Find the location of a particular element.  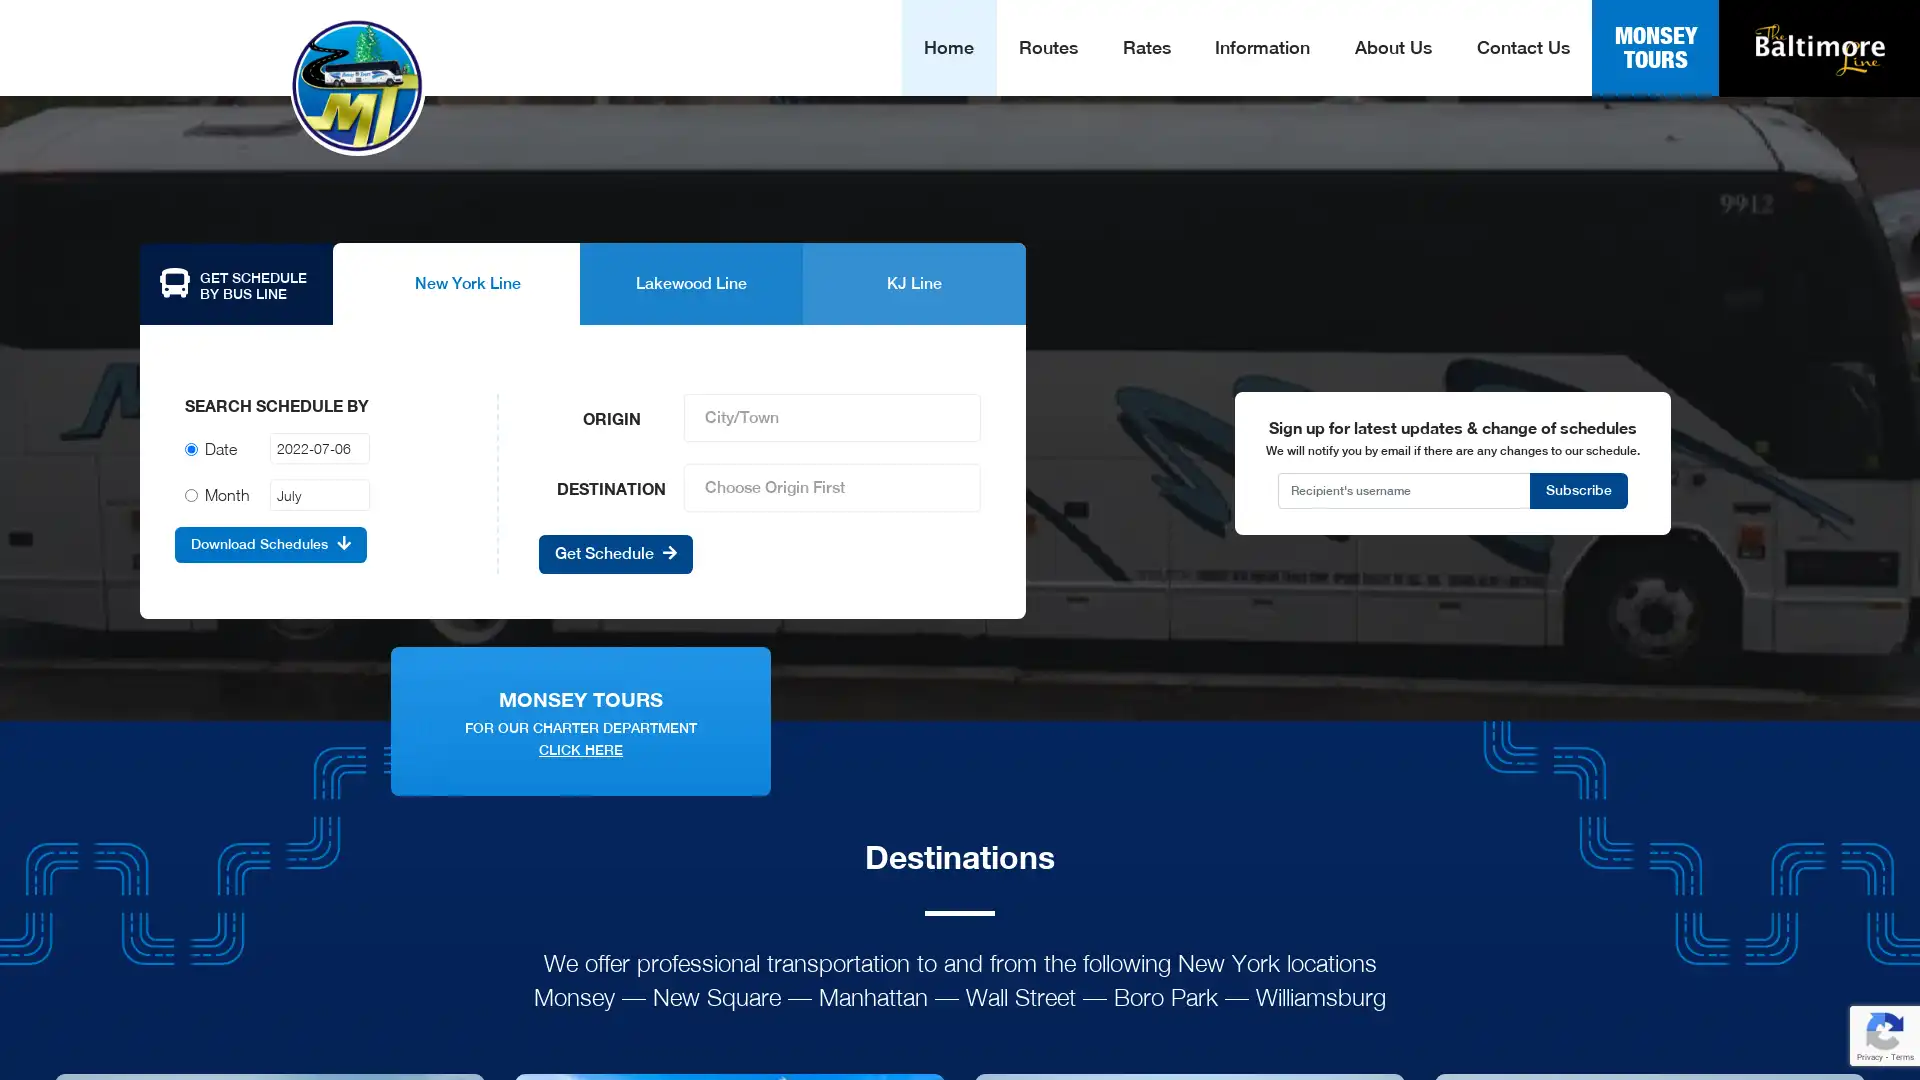

Subscribe is located at coordinates (1577, 490).